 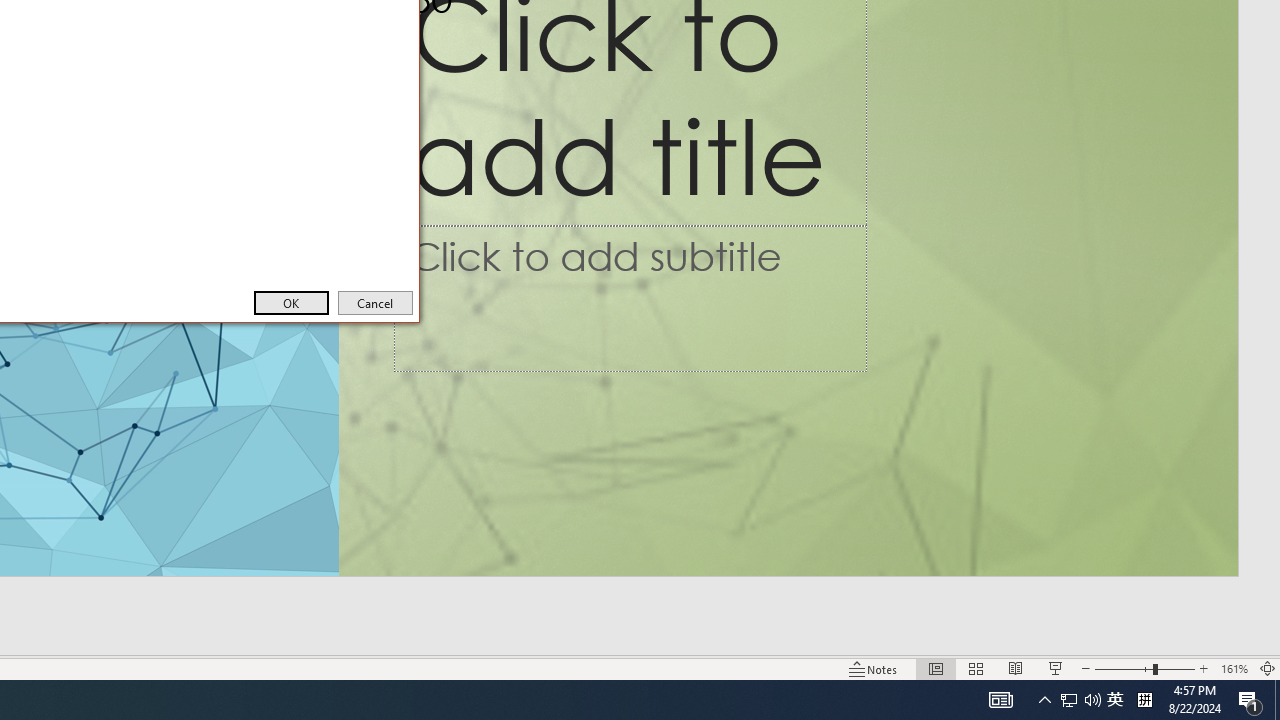 I want to click on 'Zoom 161%', so click(x=1233, y=669).